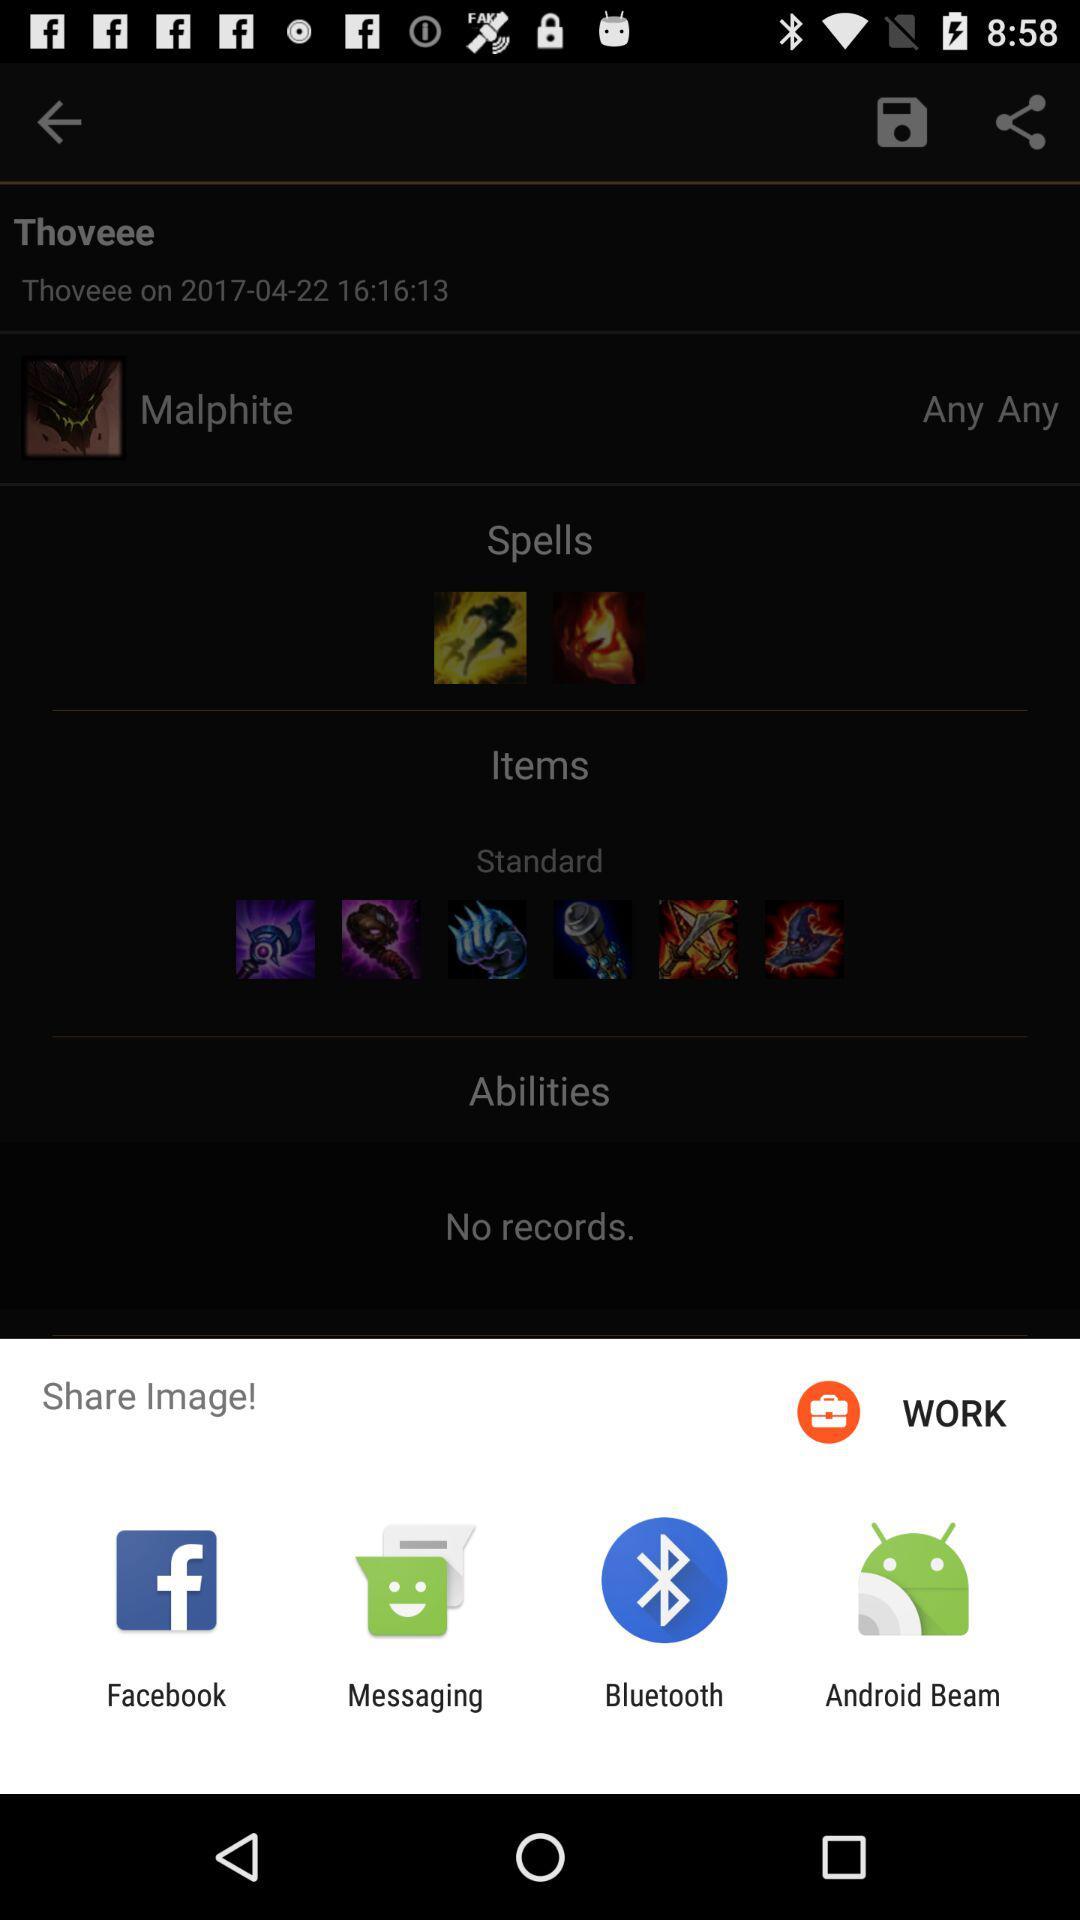  I want to click on app next to bluetooth item, so click(913, 1711).